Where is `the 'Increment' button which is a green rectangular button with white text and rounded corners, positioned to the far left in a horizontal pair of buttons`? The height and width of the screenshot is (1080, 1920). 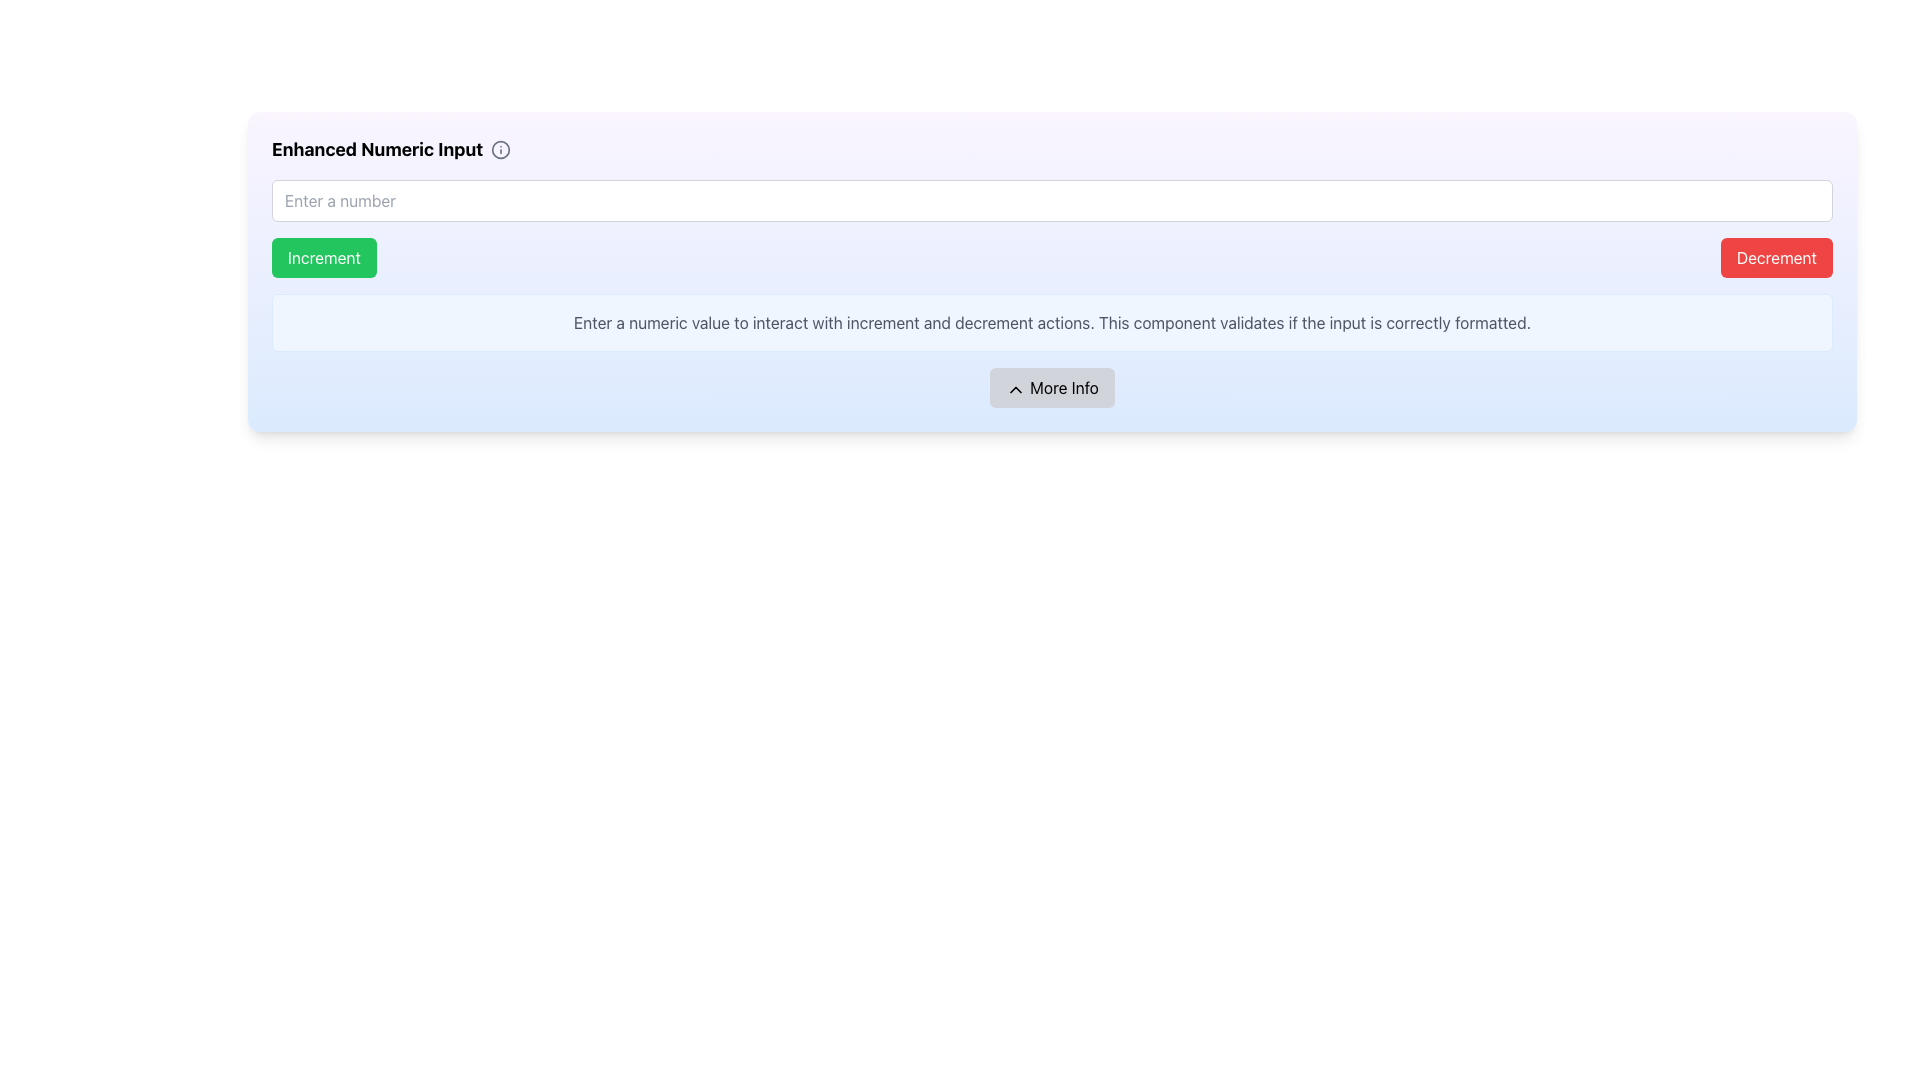 the 'Increment' button which is a green rectangular button with white text and rounded corners, positioned to the far left in a horizontal pair of buttons is located at coordinates (324, 257).